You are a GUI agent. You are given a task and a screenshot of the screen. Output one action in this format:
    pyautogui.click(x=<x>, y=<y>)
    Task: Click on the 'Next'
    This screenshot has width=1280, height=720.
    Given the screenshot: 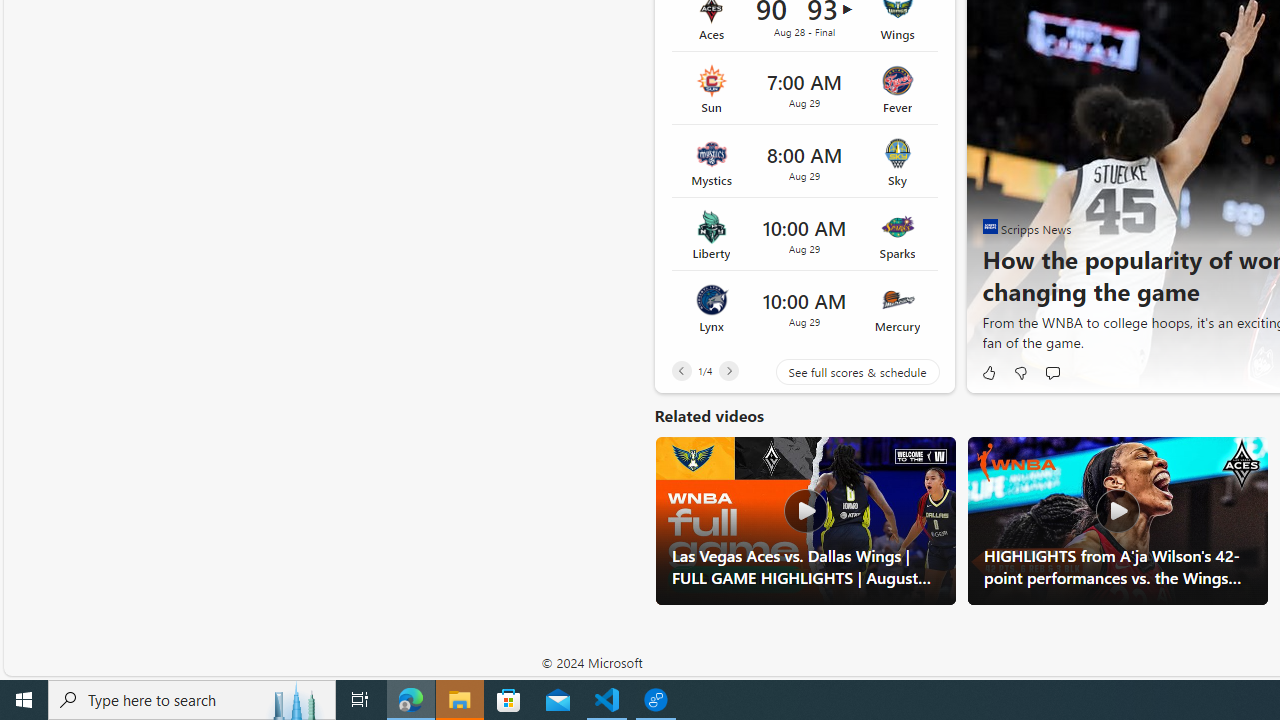 What is the action you would take?
    pyautogui.click(x=727, y=370)
    